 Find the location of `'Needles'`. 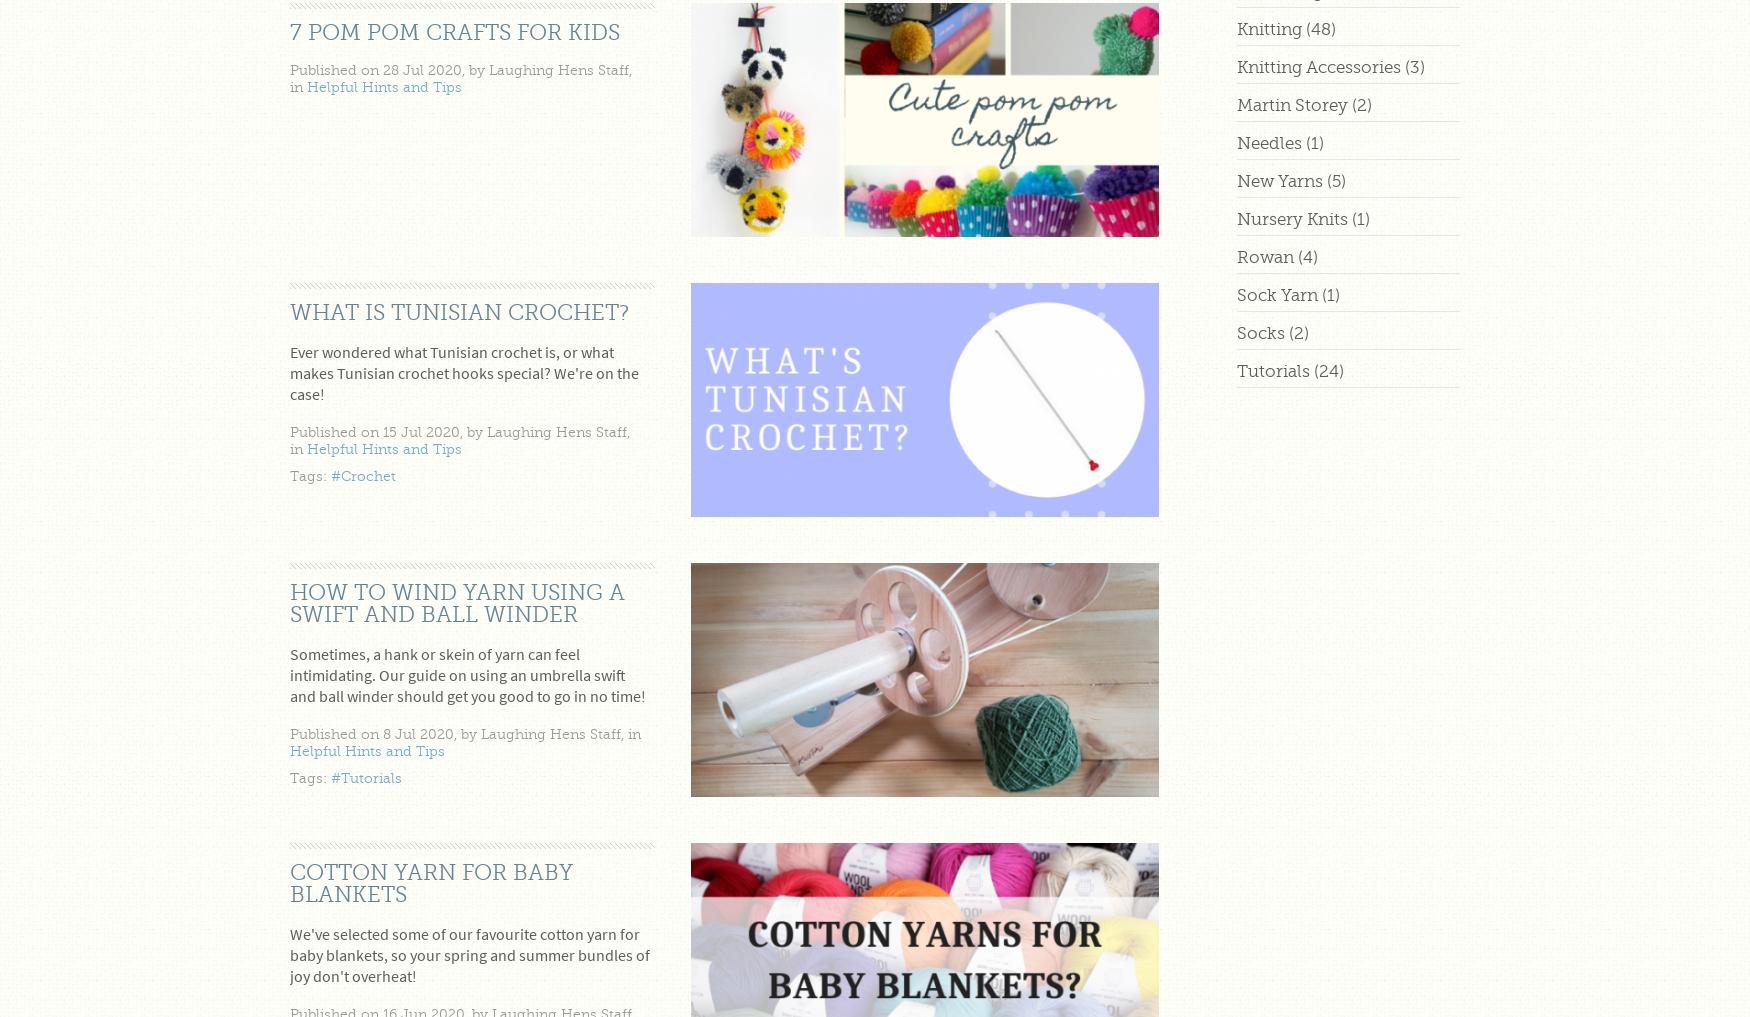

'Needles' is located at coordinates (1268, 142).